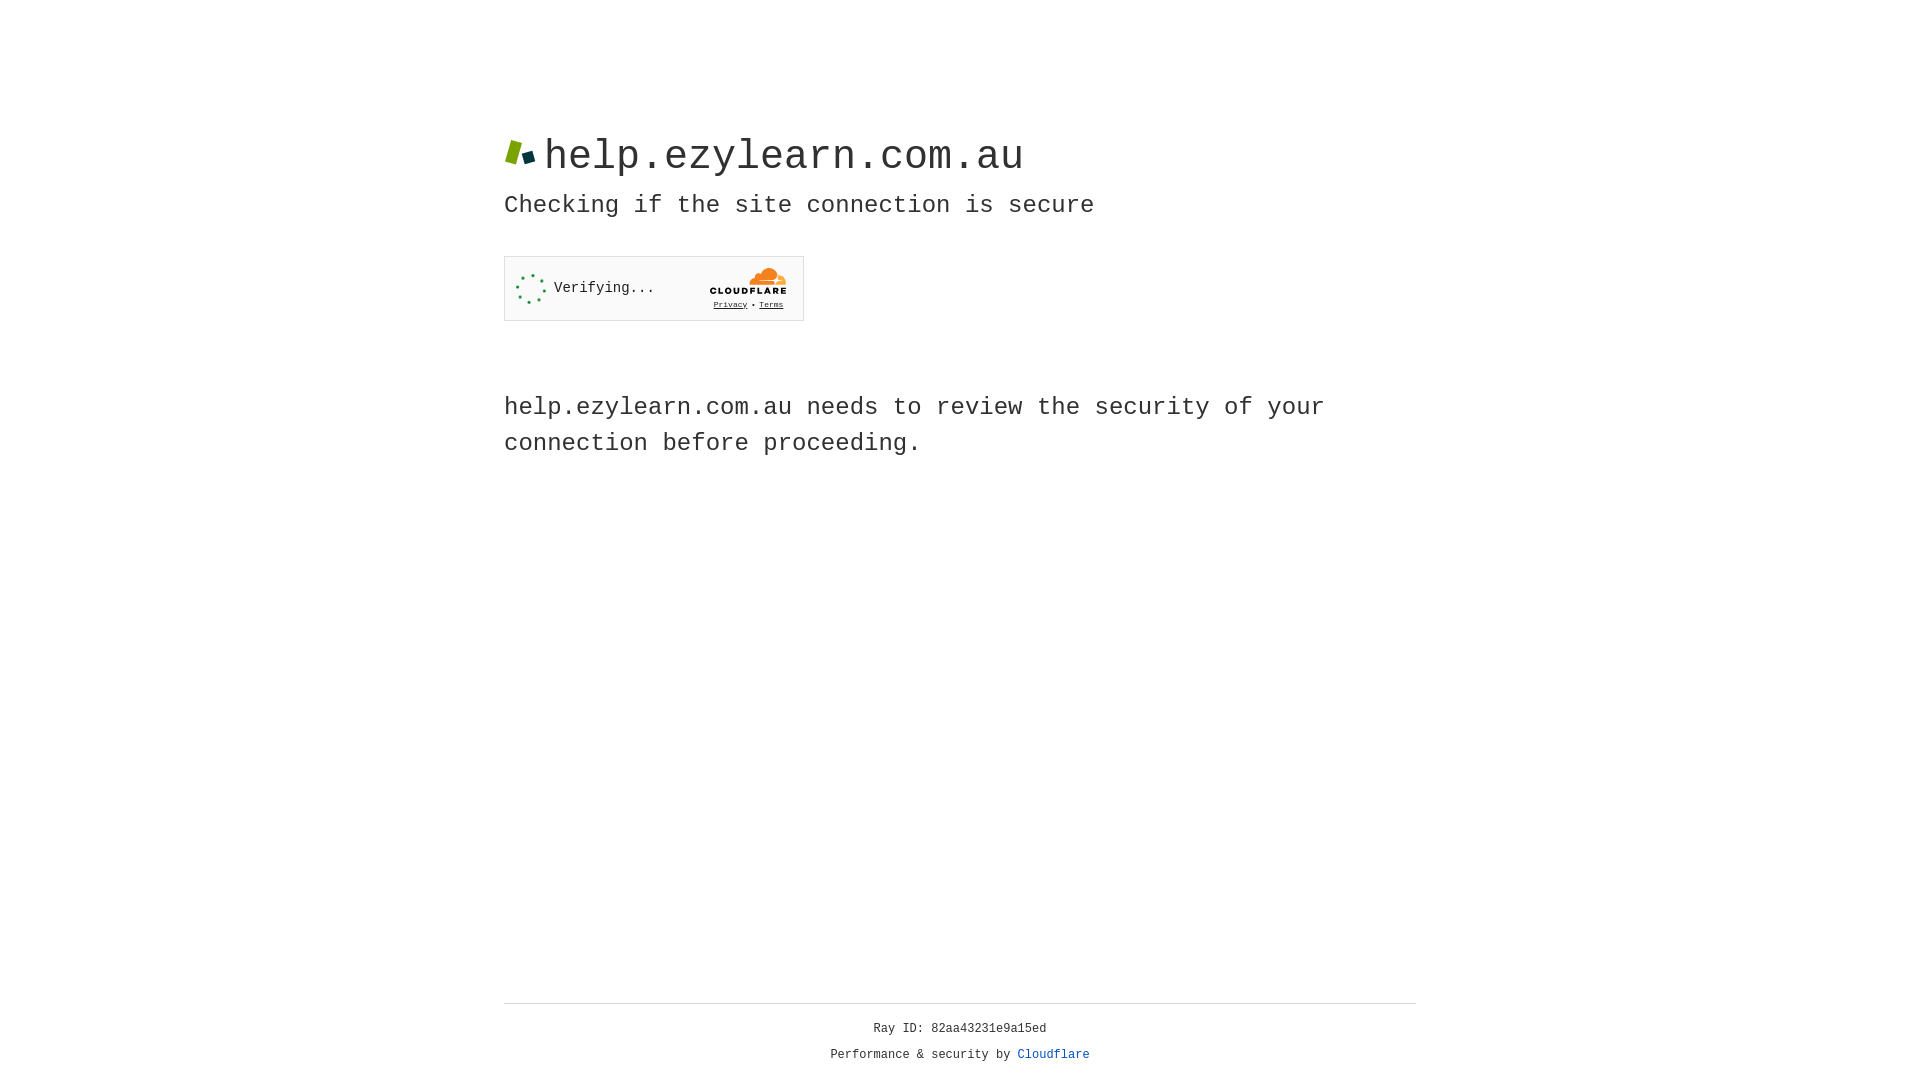 The height and width of the screenshot is (1080, 1920). I want to click on 'Cloudflare', so click(1053, 1054).